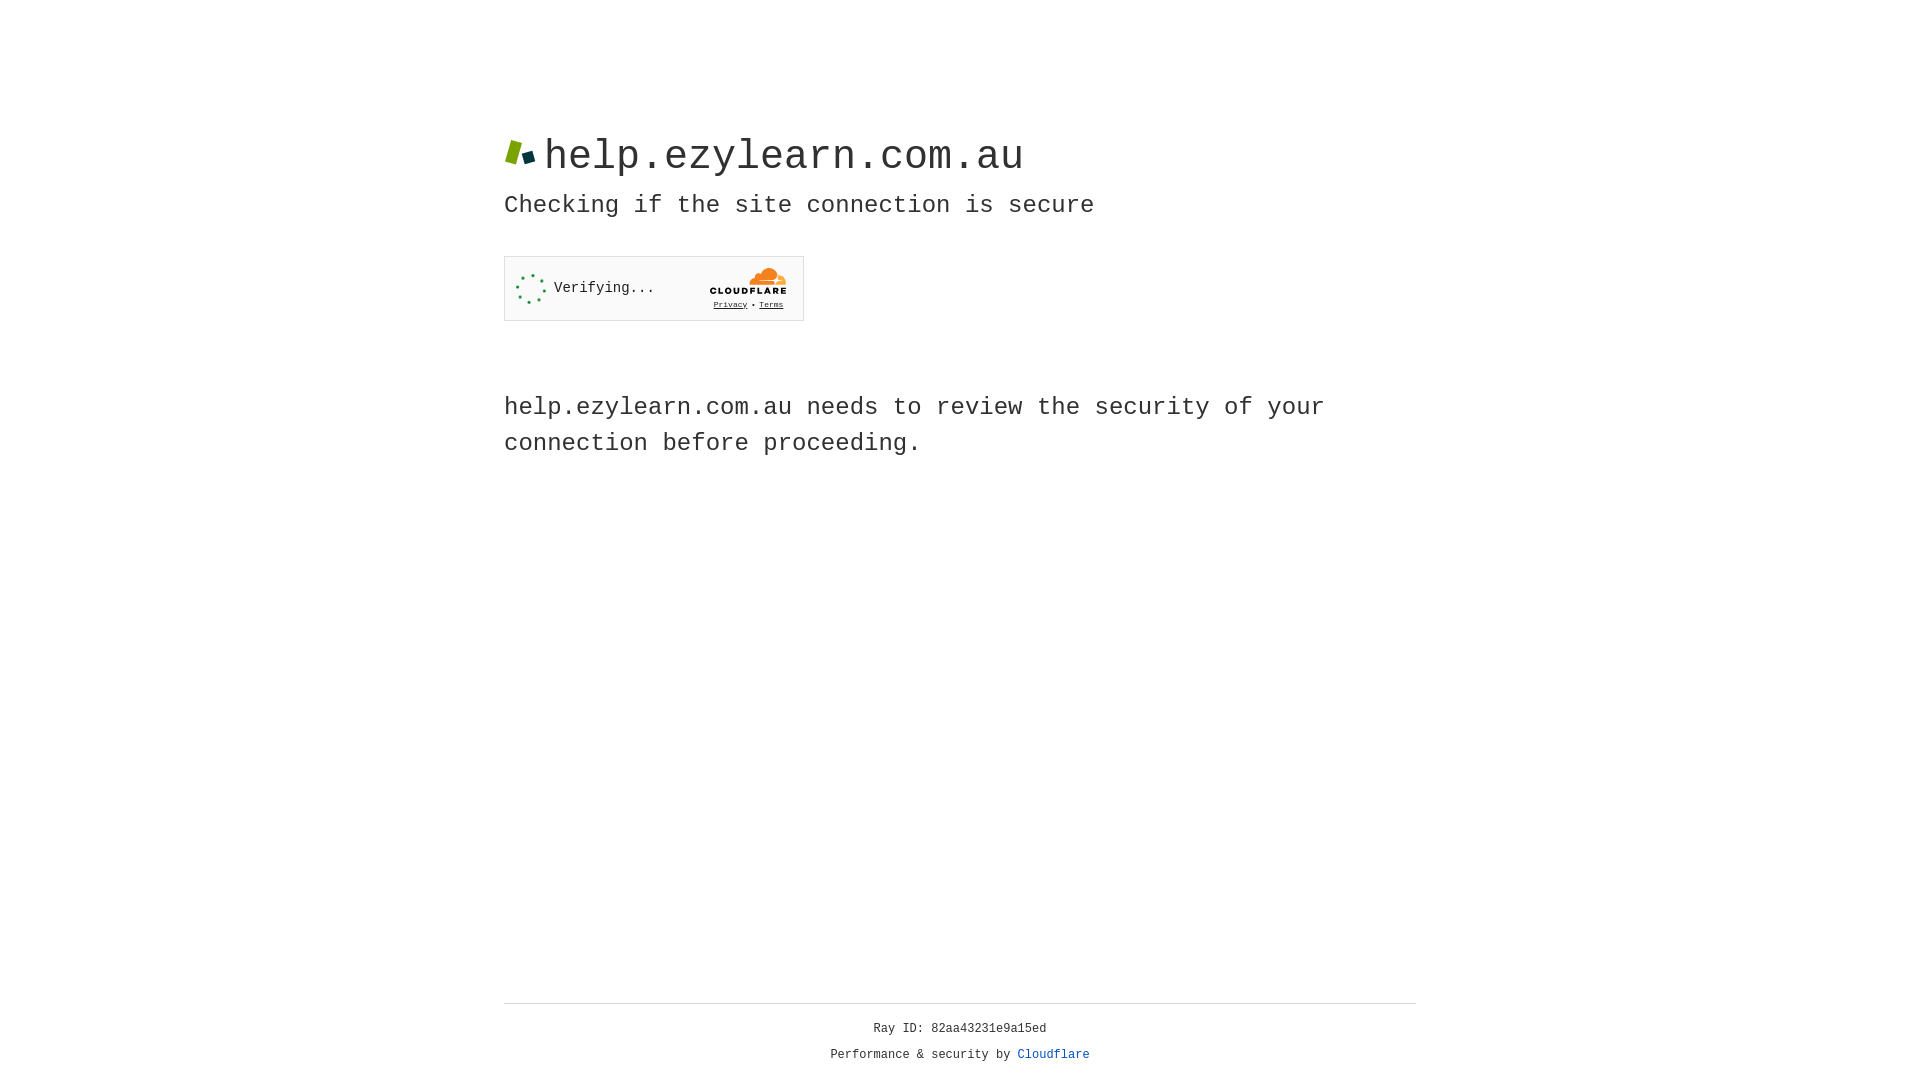 The height and width of the screenshot is (1080, 1920). I want to click on 'Cloudflare', so click(1053, 1054).